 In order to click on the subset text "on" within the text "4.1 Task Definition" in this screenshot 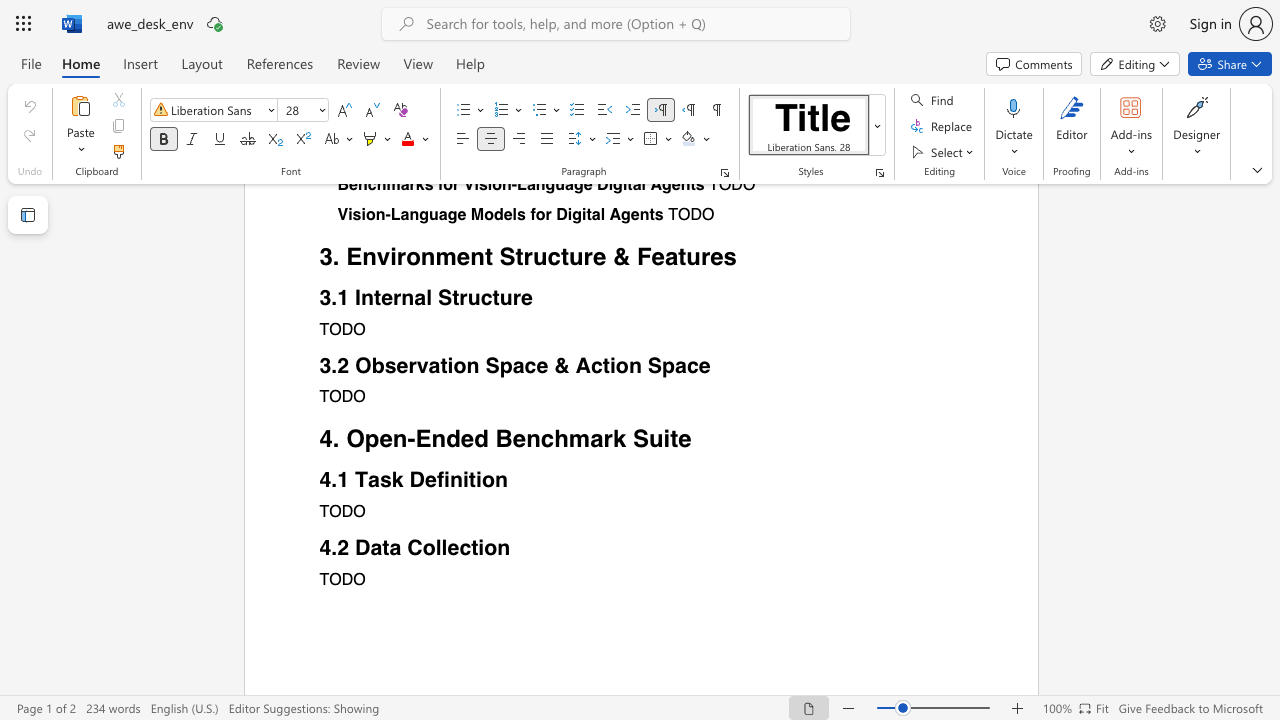, I will do `click(481, 479)`.